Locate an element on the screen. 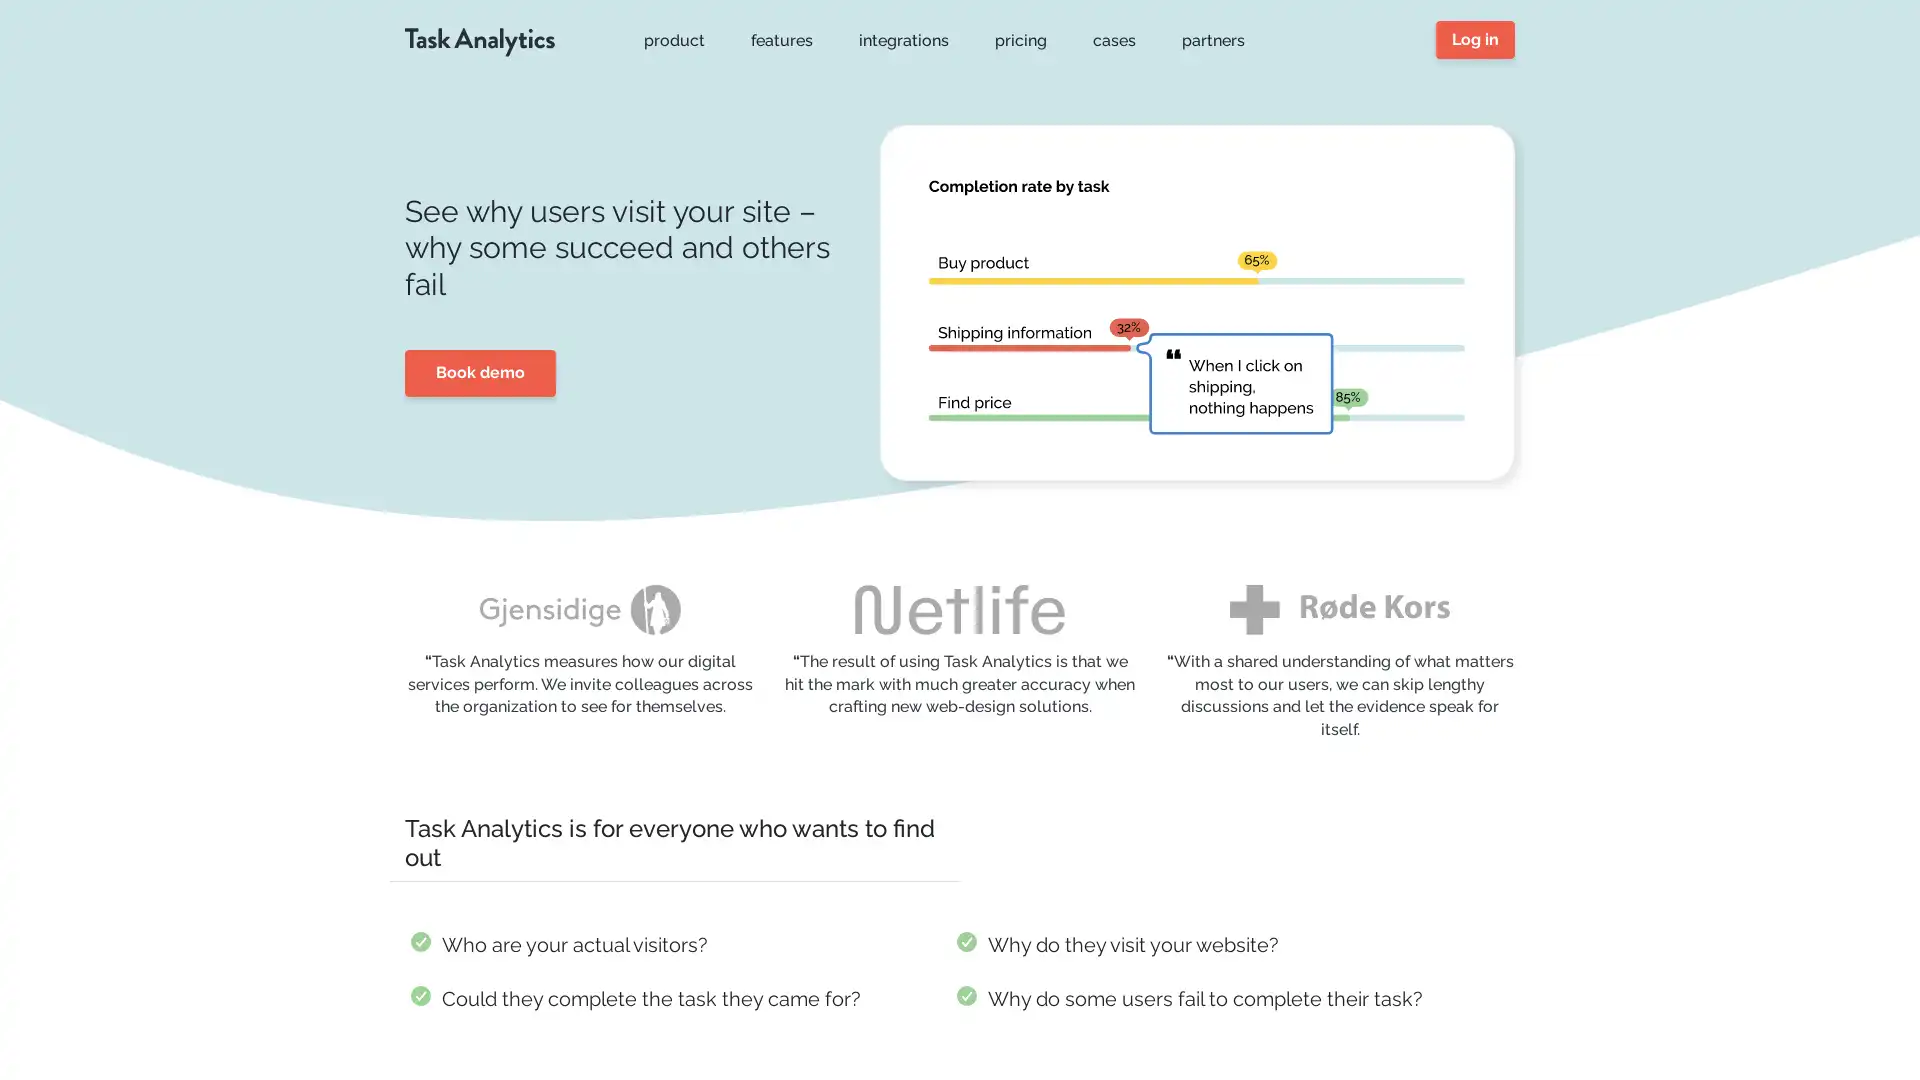 This screenshot has height=1080, width=1920. Open Intercom Messenger is located at coordinates (1869, 1029).